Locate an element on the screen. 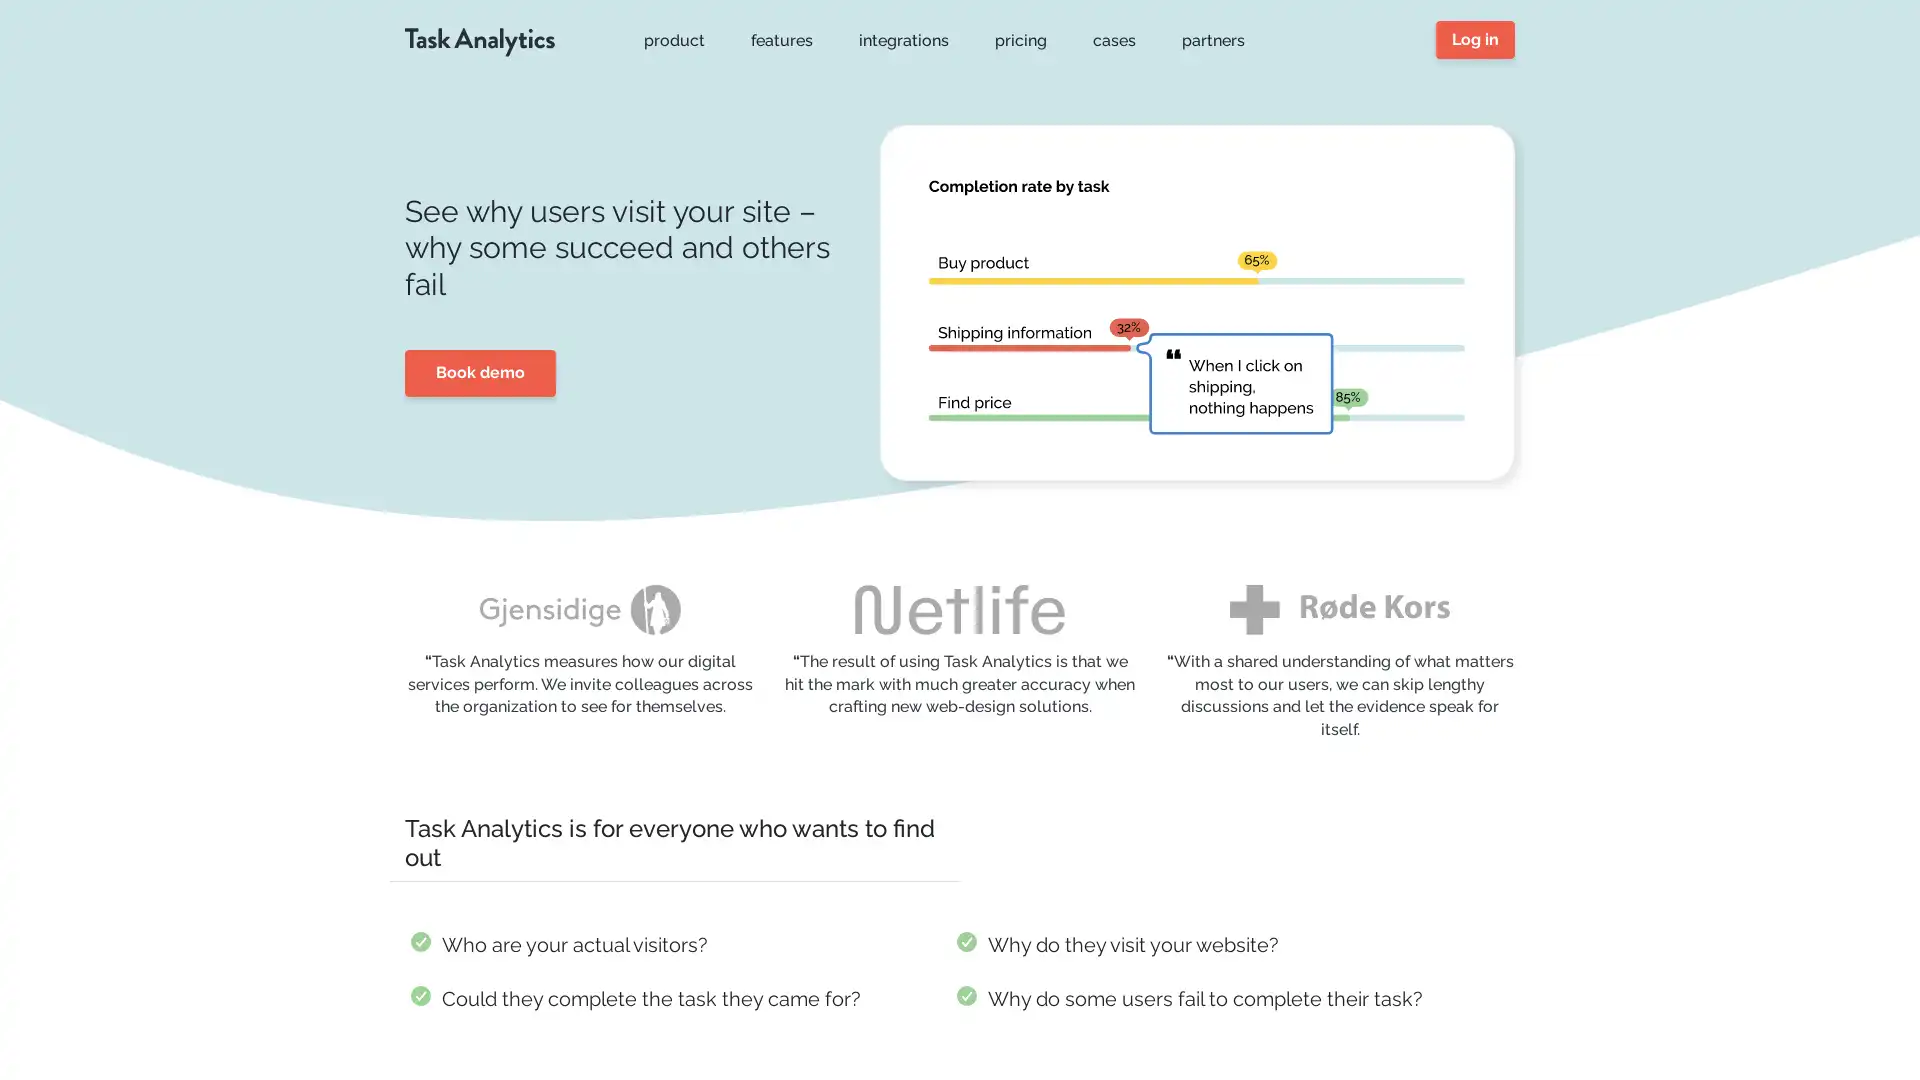 This screenshot has height=1080, width=1920. Open Intercom Messenger is located at coordinates (1869, 1029).